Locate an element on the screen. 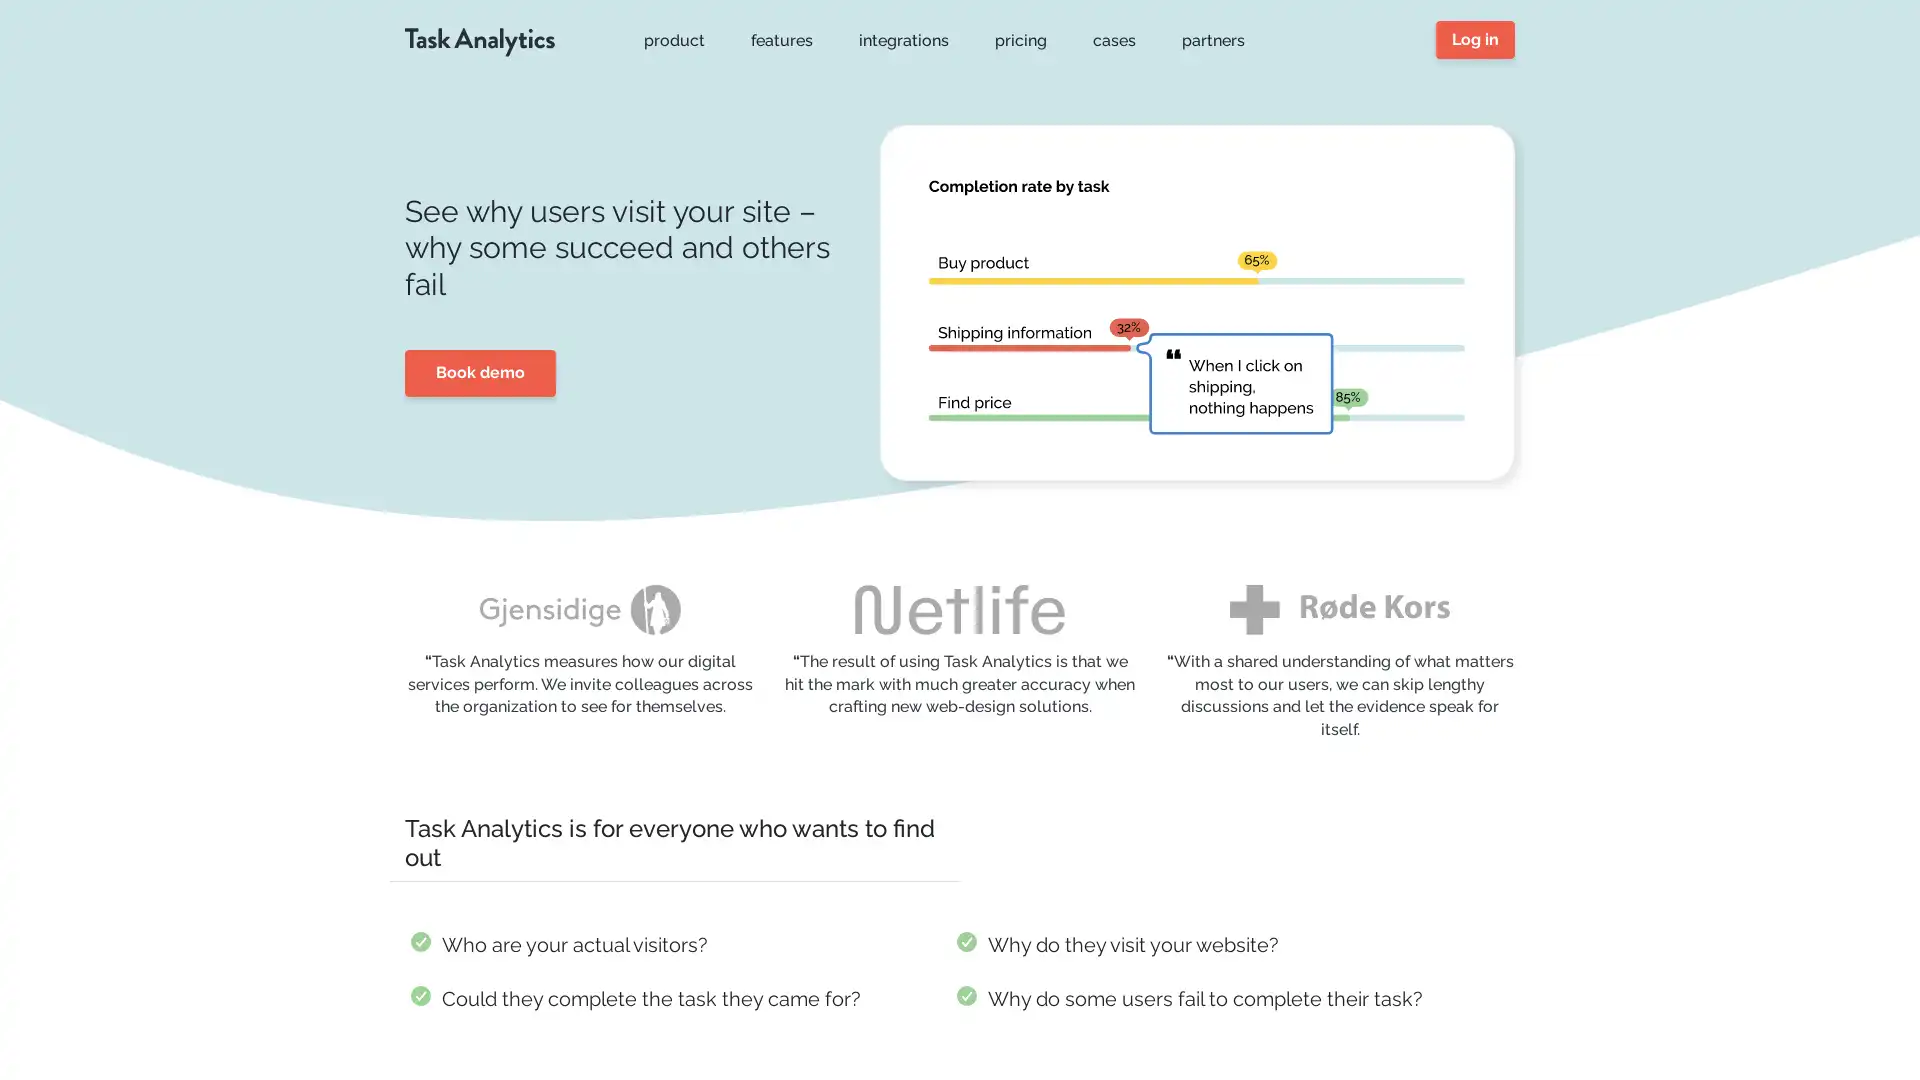 This screenshot has height=1080, width=1920. Open Intercom Messenger is located at coordinates (1869, 1029).